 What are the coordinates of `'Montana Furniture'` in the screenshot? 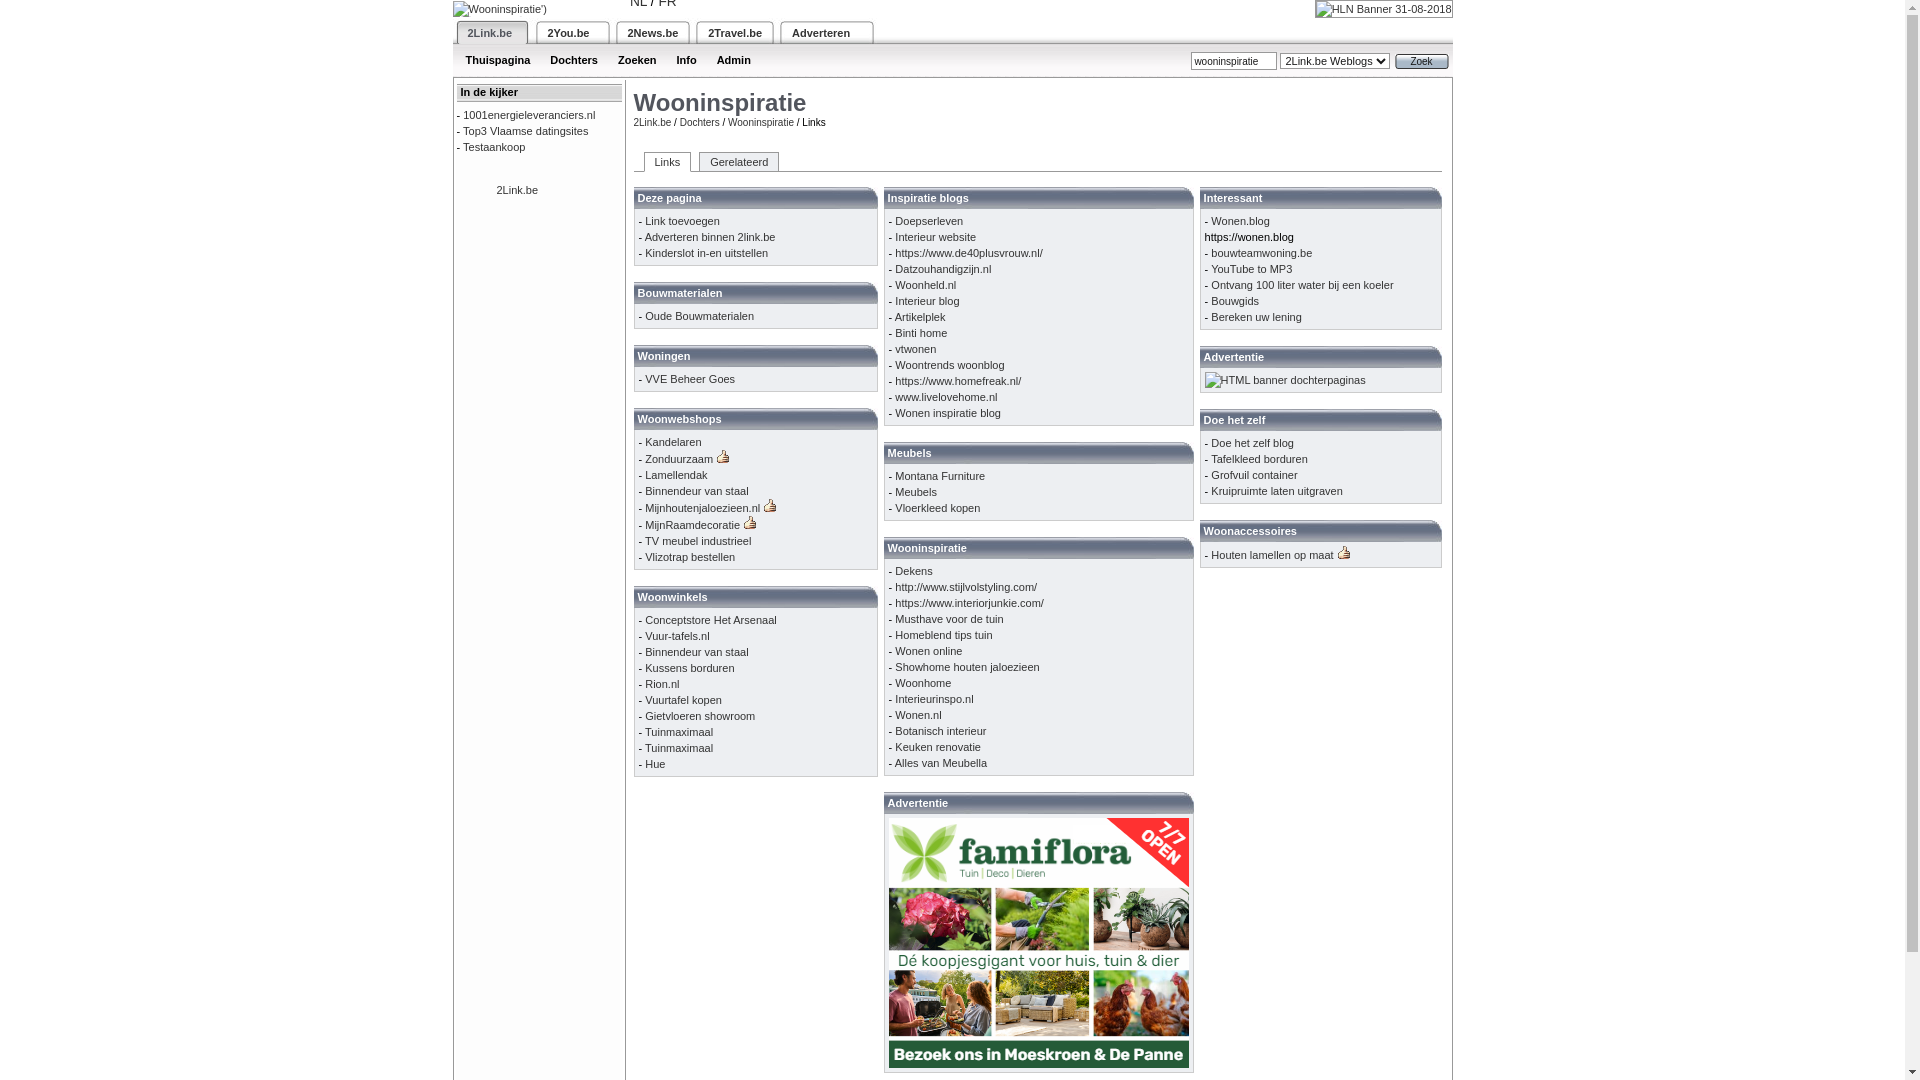 It's located at (893, 475).